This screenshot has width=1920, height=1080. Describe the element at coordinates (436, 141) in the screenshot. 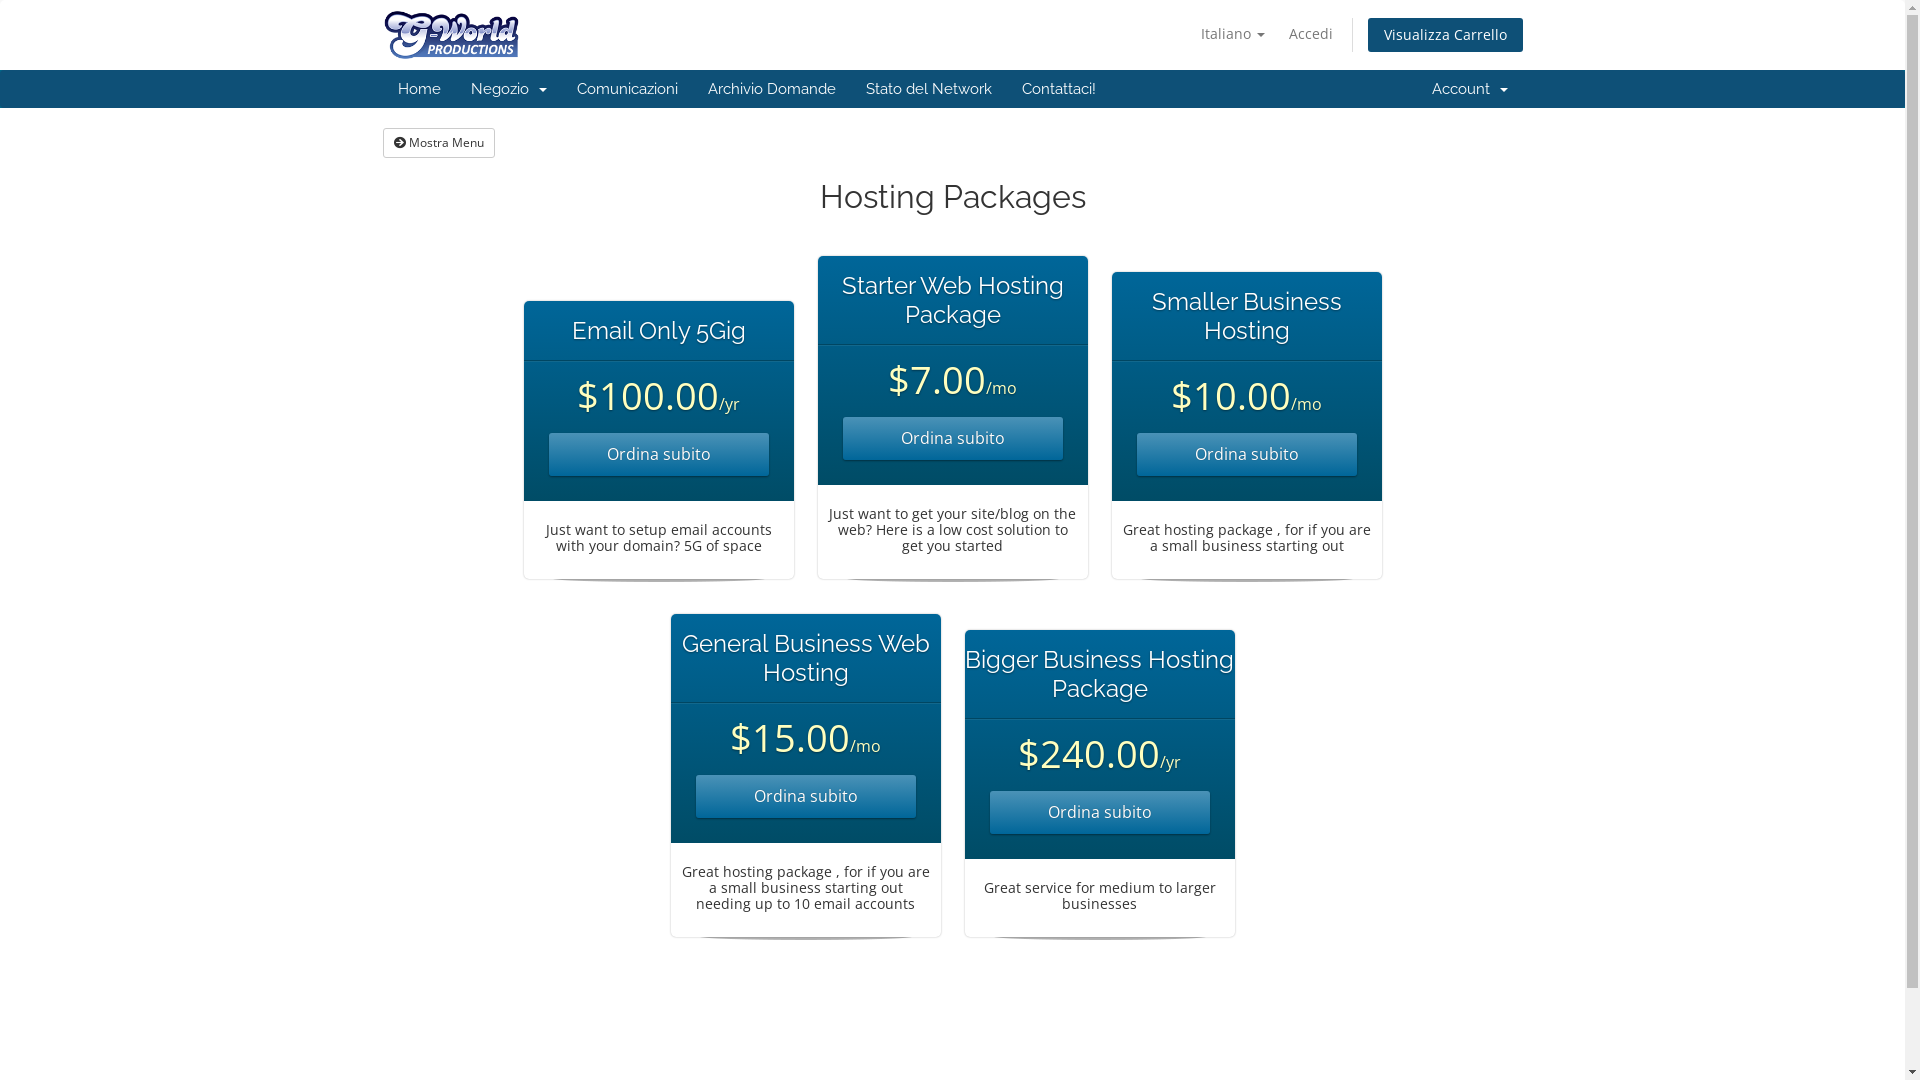

I see `'Mostra Menu'` at that location.